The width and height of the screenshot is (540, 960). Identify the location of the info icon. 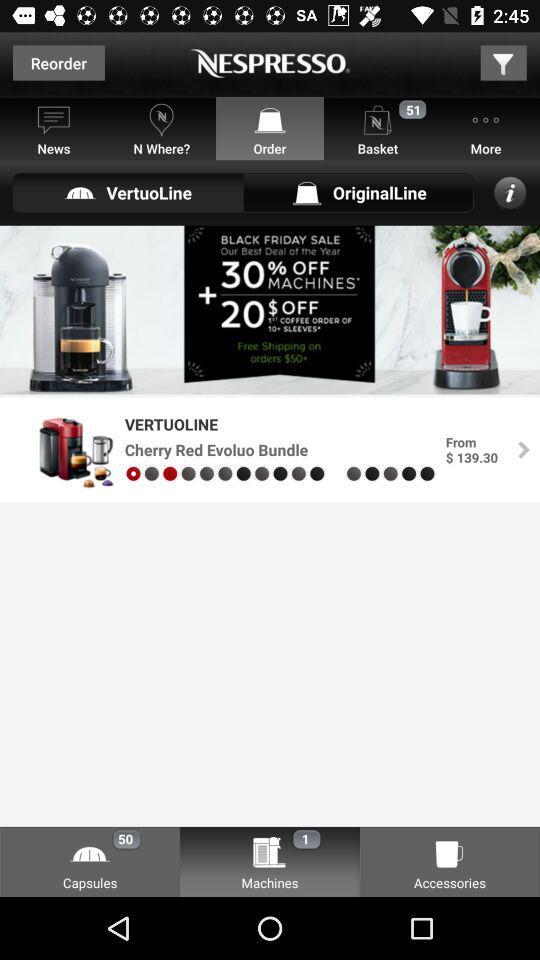
(510, 192).